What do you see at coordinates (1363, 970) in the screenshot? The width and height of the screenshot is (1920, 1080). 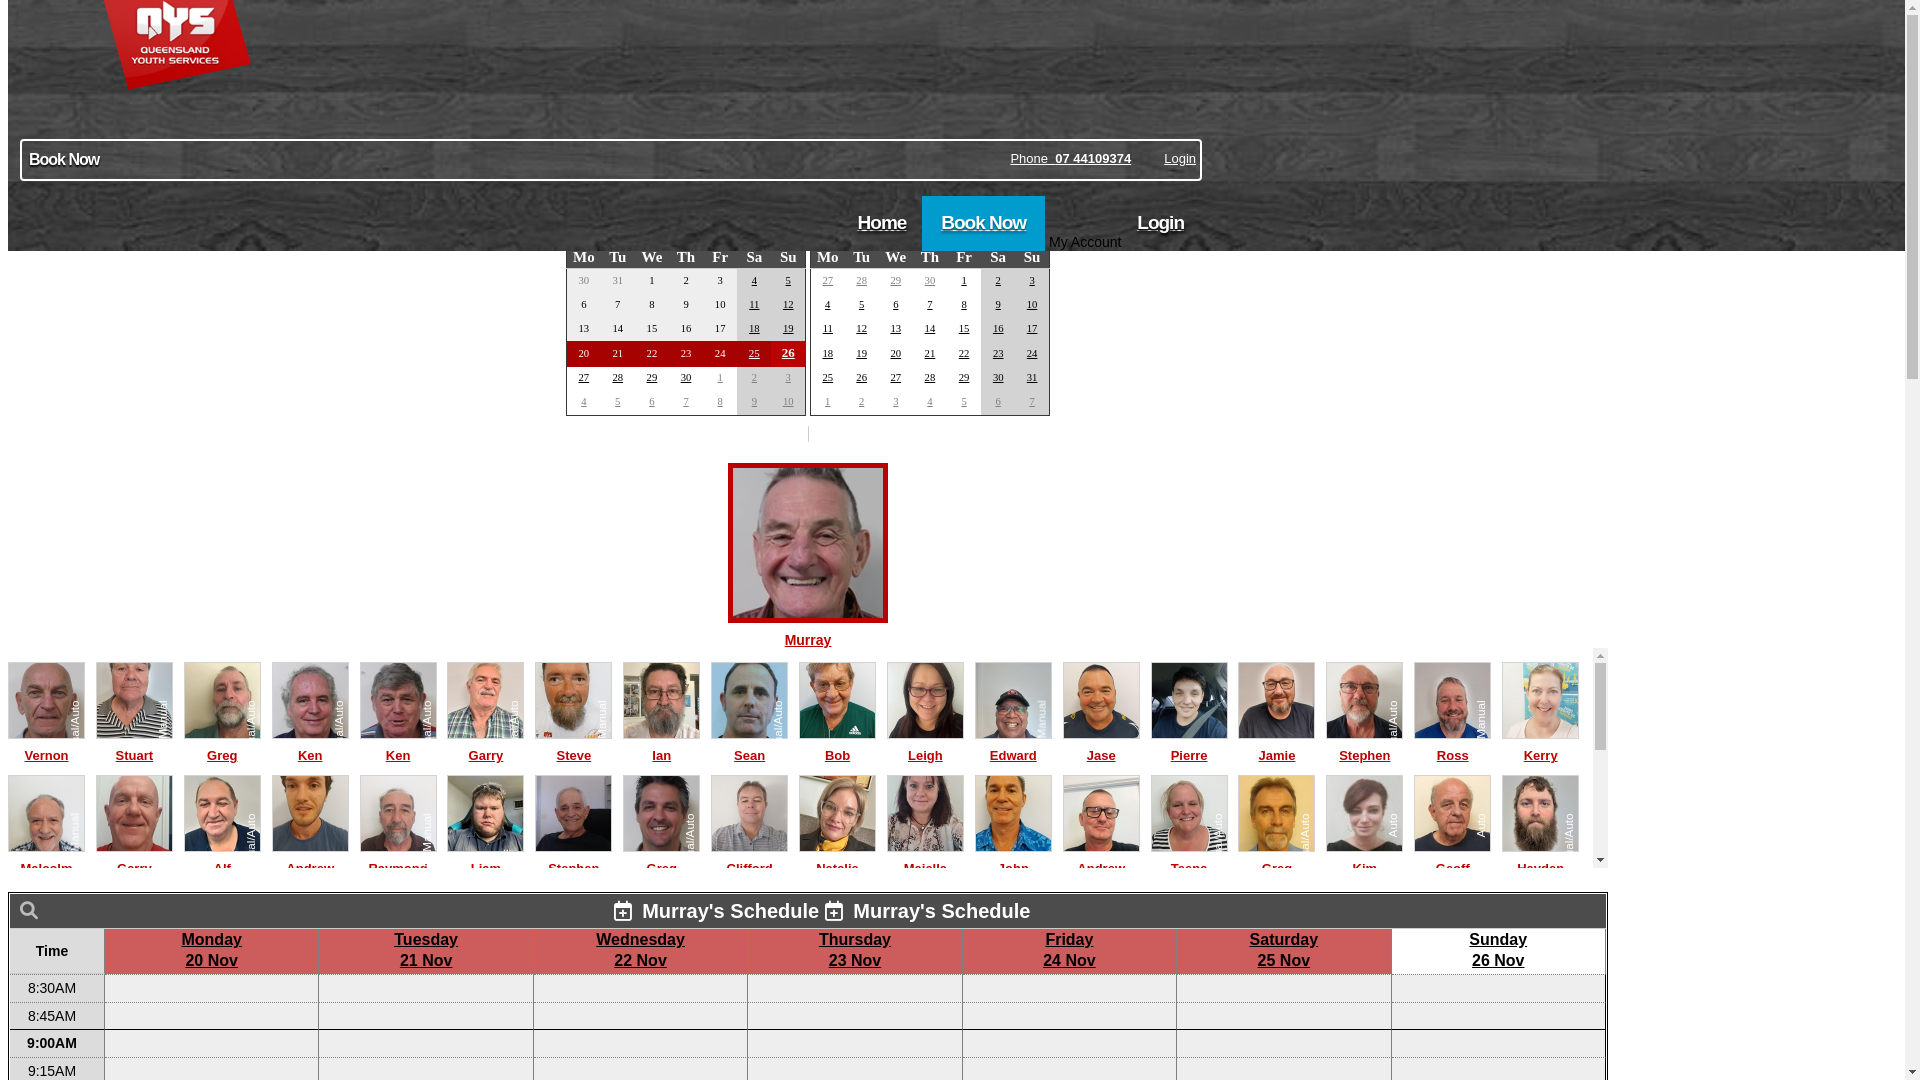 I see `'Mareeca` at bounding box center [1363, 970].